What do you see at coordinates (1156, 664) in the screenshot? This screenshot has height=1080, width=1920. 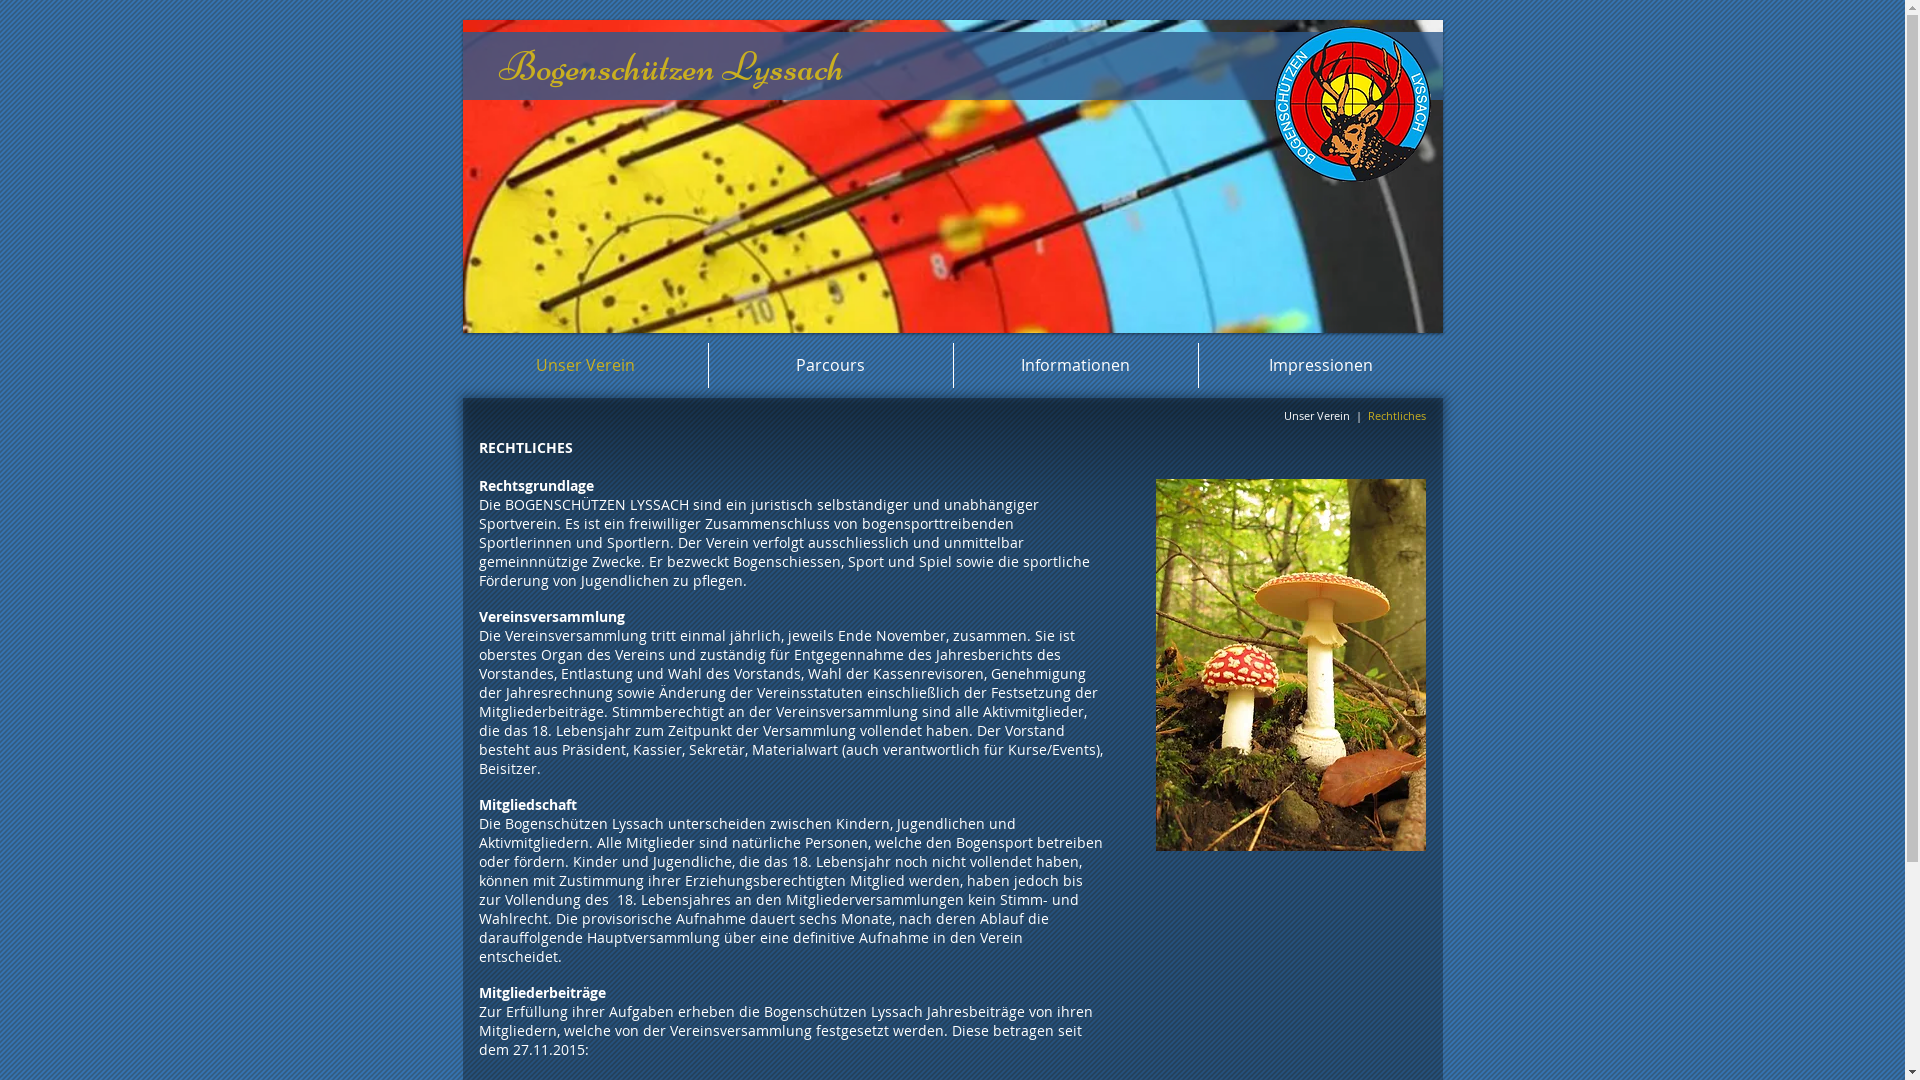 I see `'Herbstwald 013-1.jpg'` at bounding box center [1156, 664].